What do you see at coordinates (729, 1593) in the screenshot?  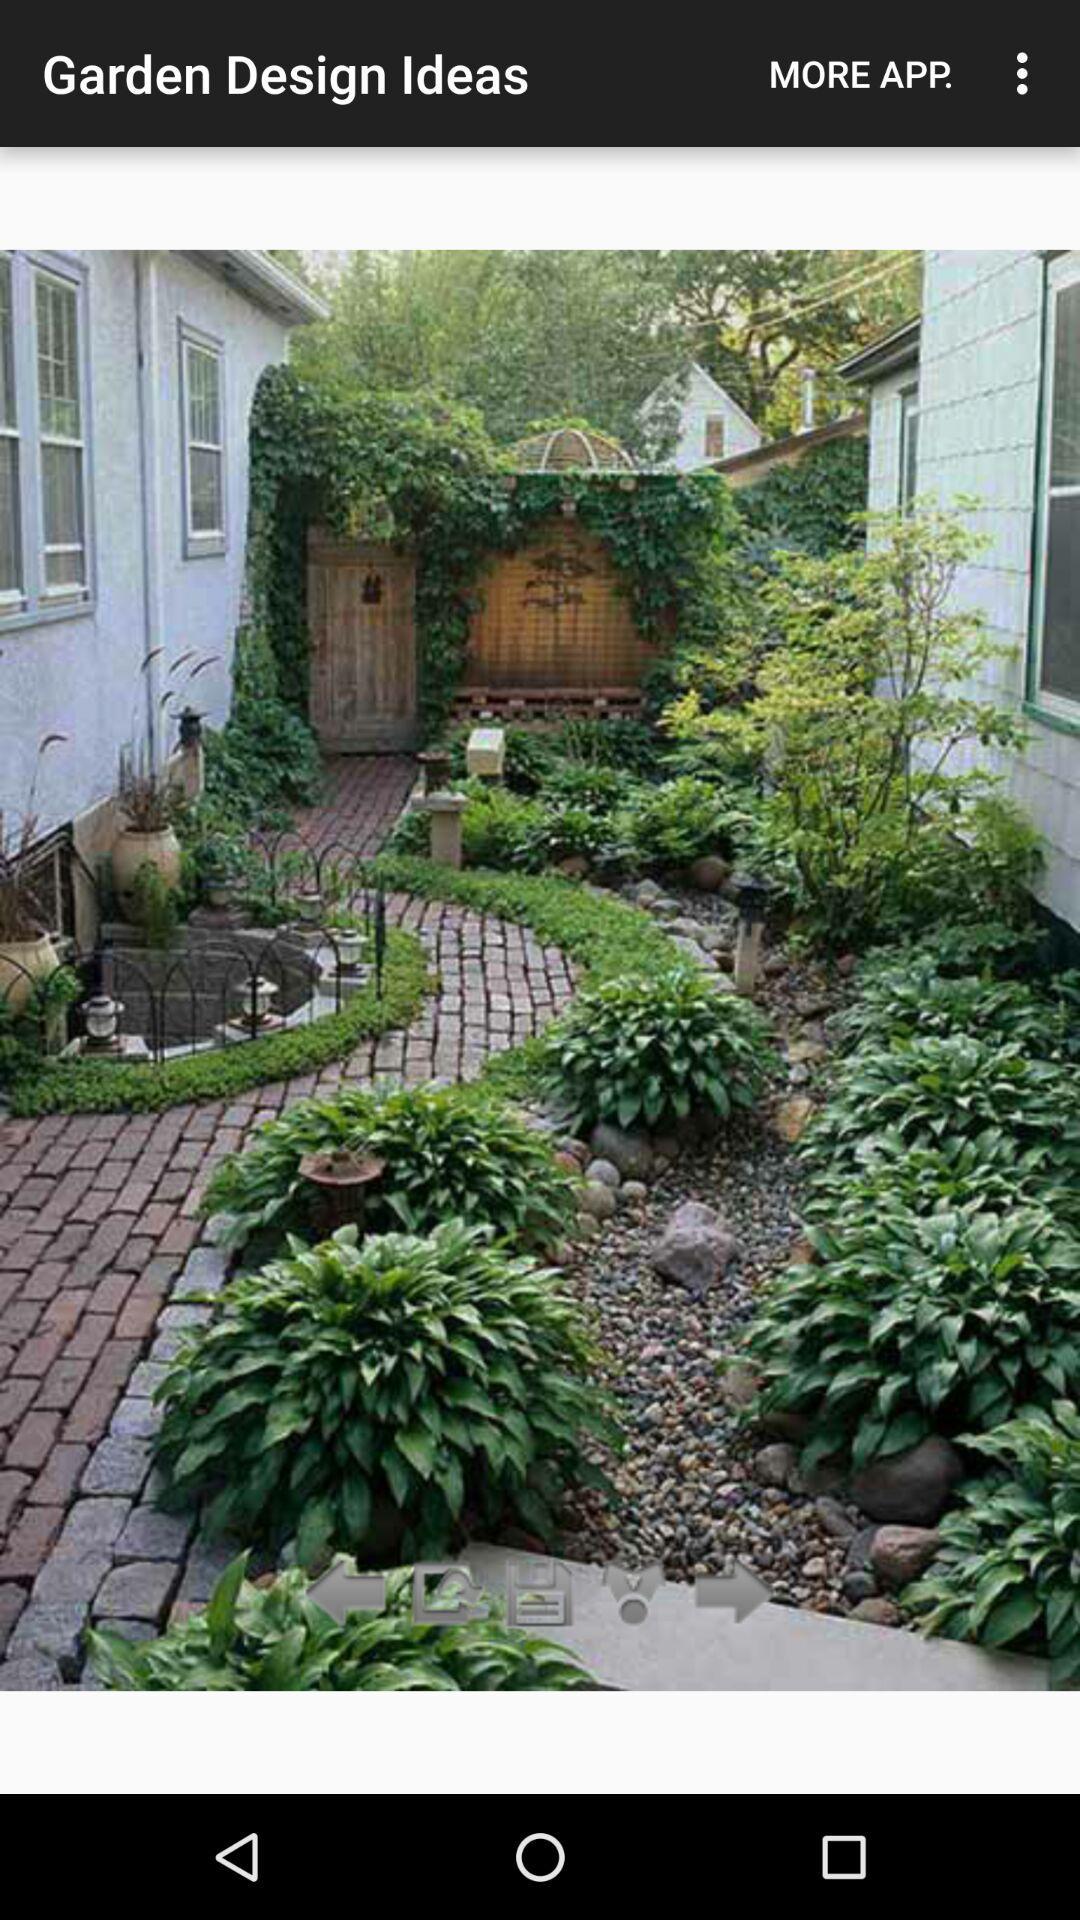 I see `icon below more app. icon` at bounding box center [729, 1593].